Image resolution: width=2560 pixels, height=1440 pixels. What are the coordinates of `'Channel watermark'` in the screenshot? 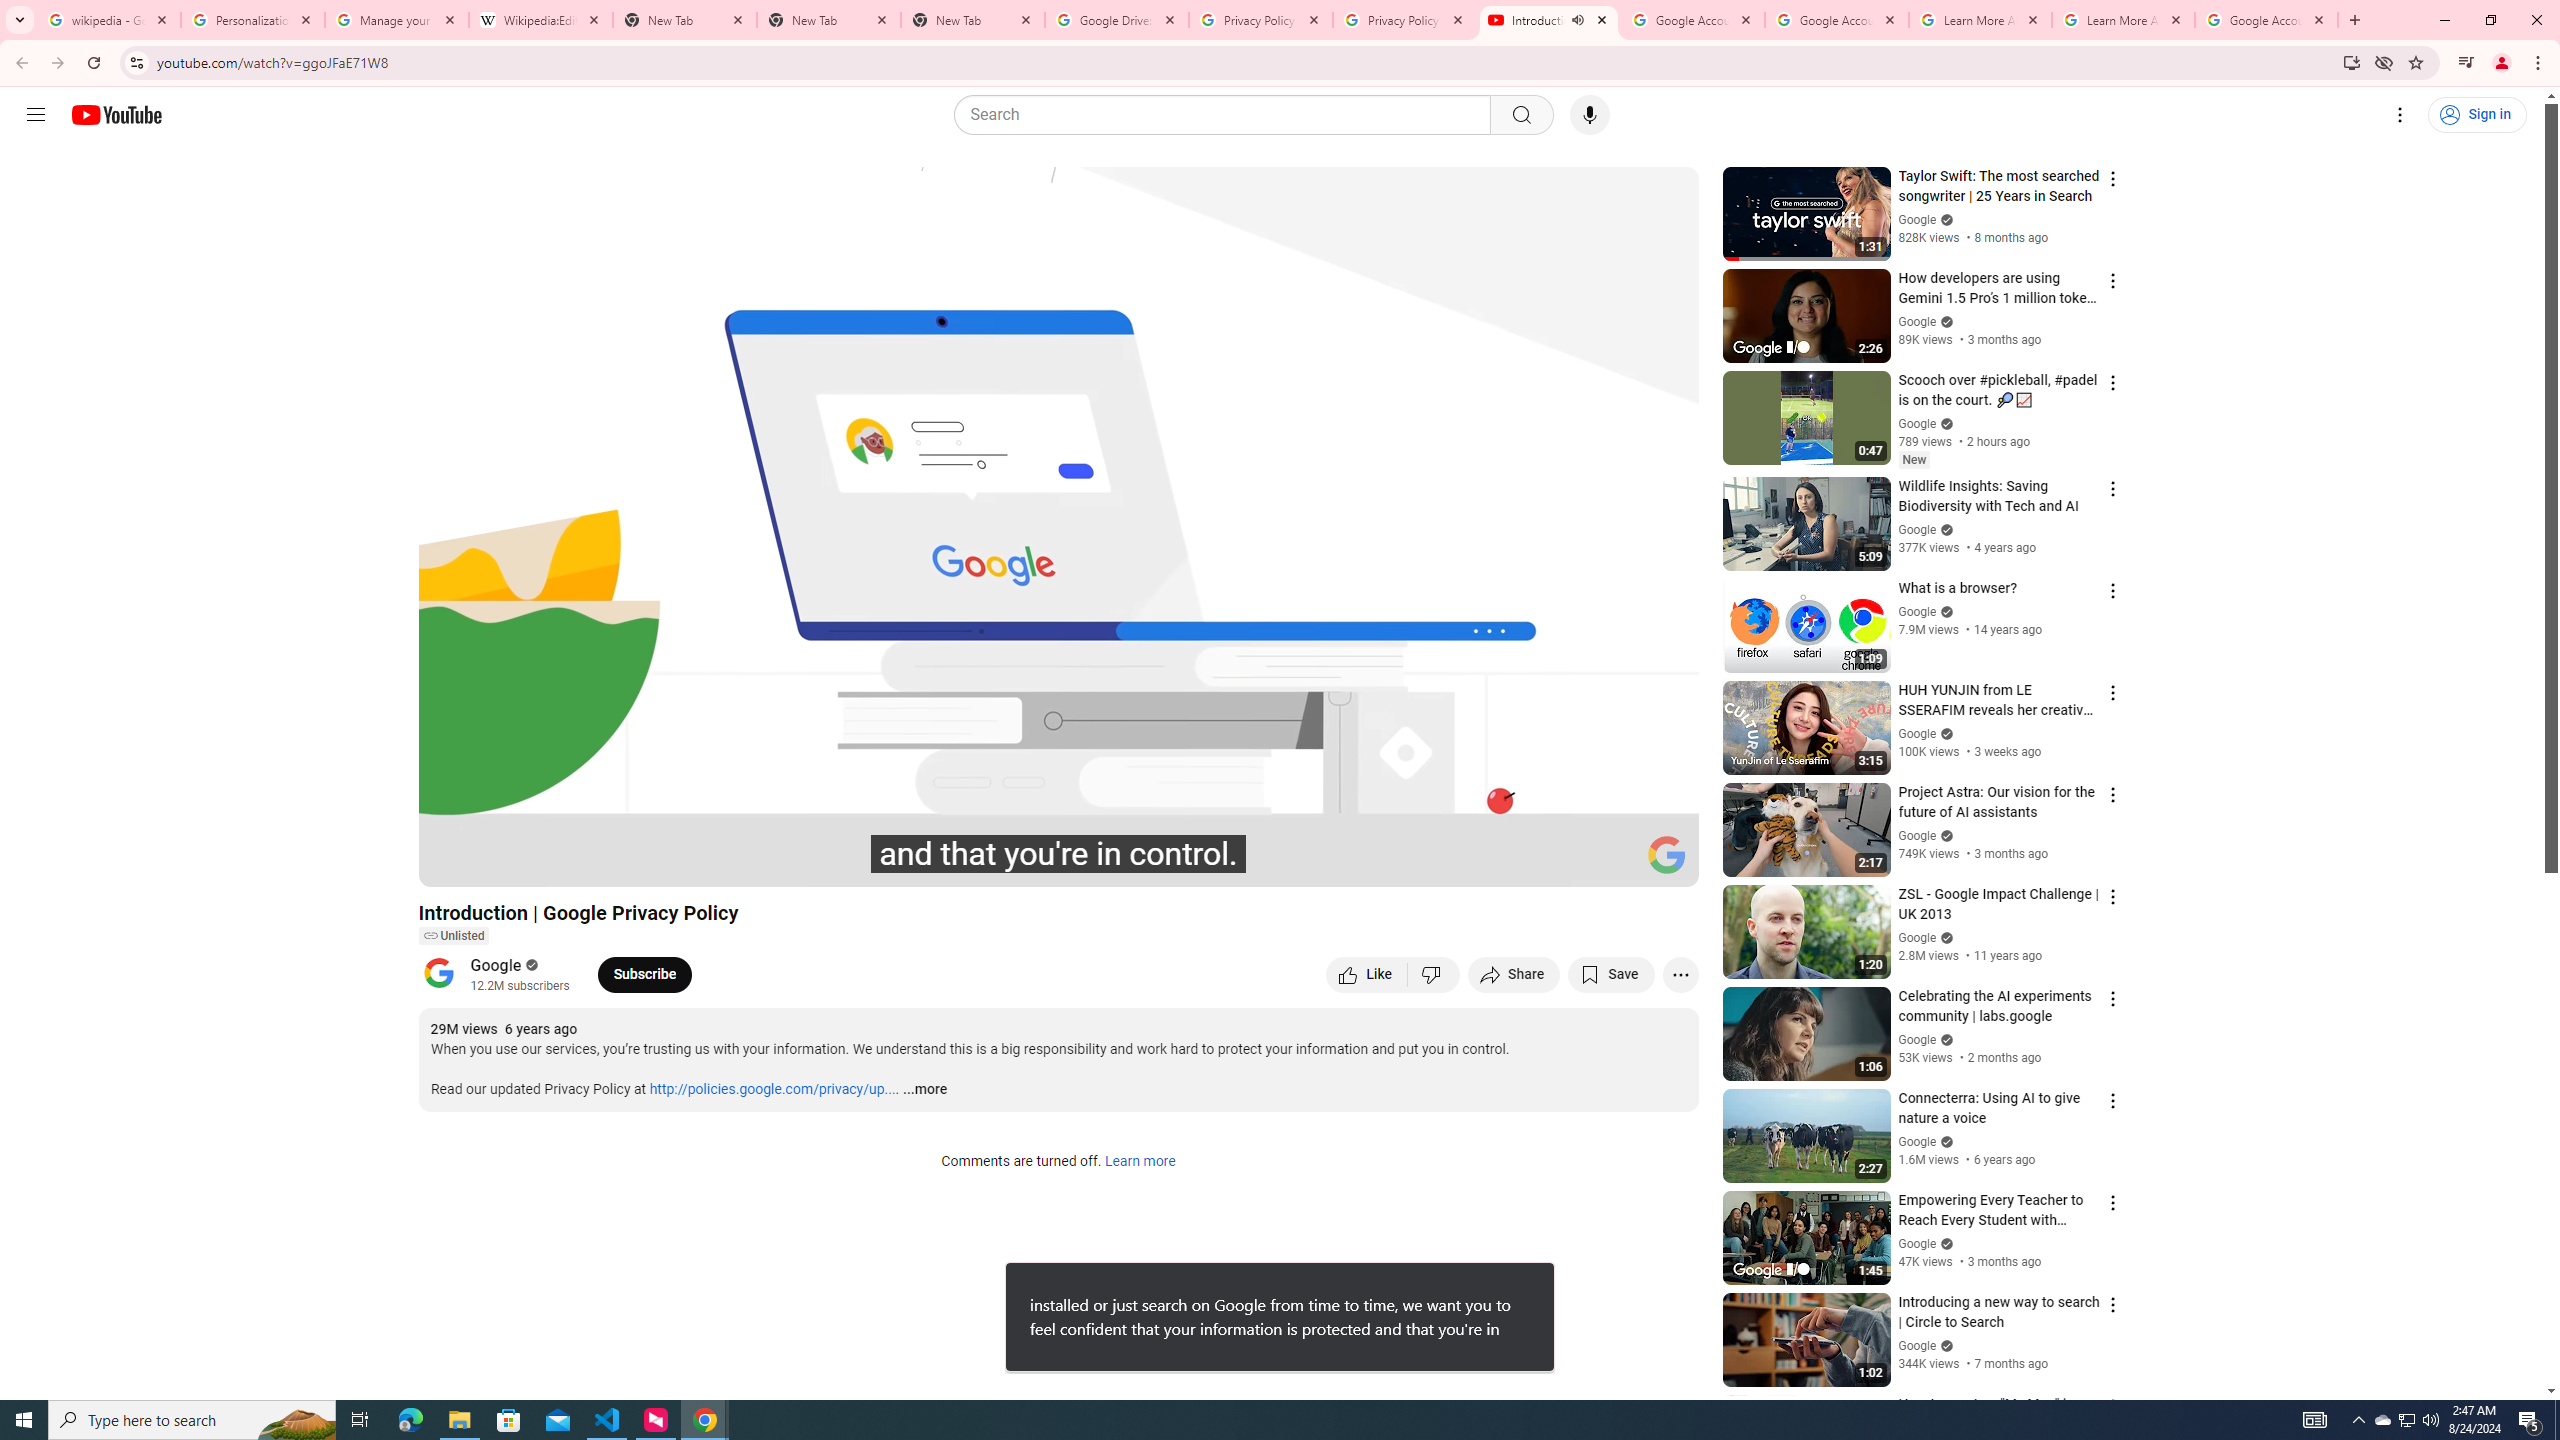 It's located at (1666, 854).